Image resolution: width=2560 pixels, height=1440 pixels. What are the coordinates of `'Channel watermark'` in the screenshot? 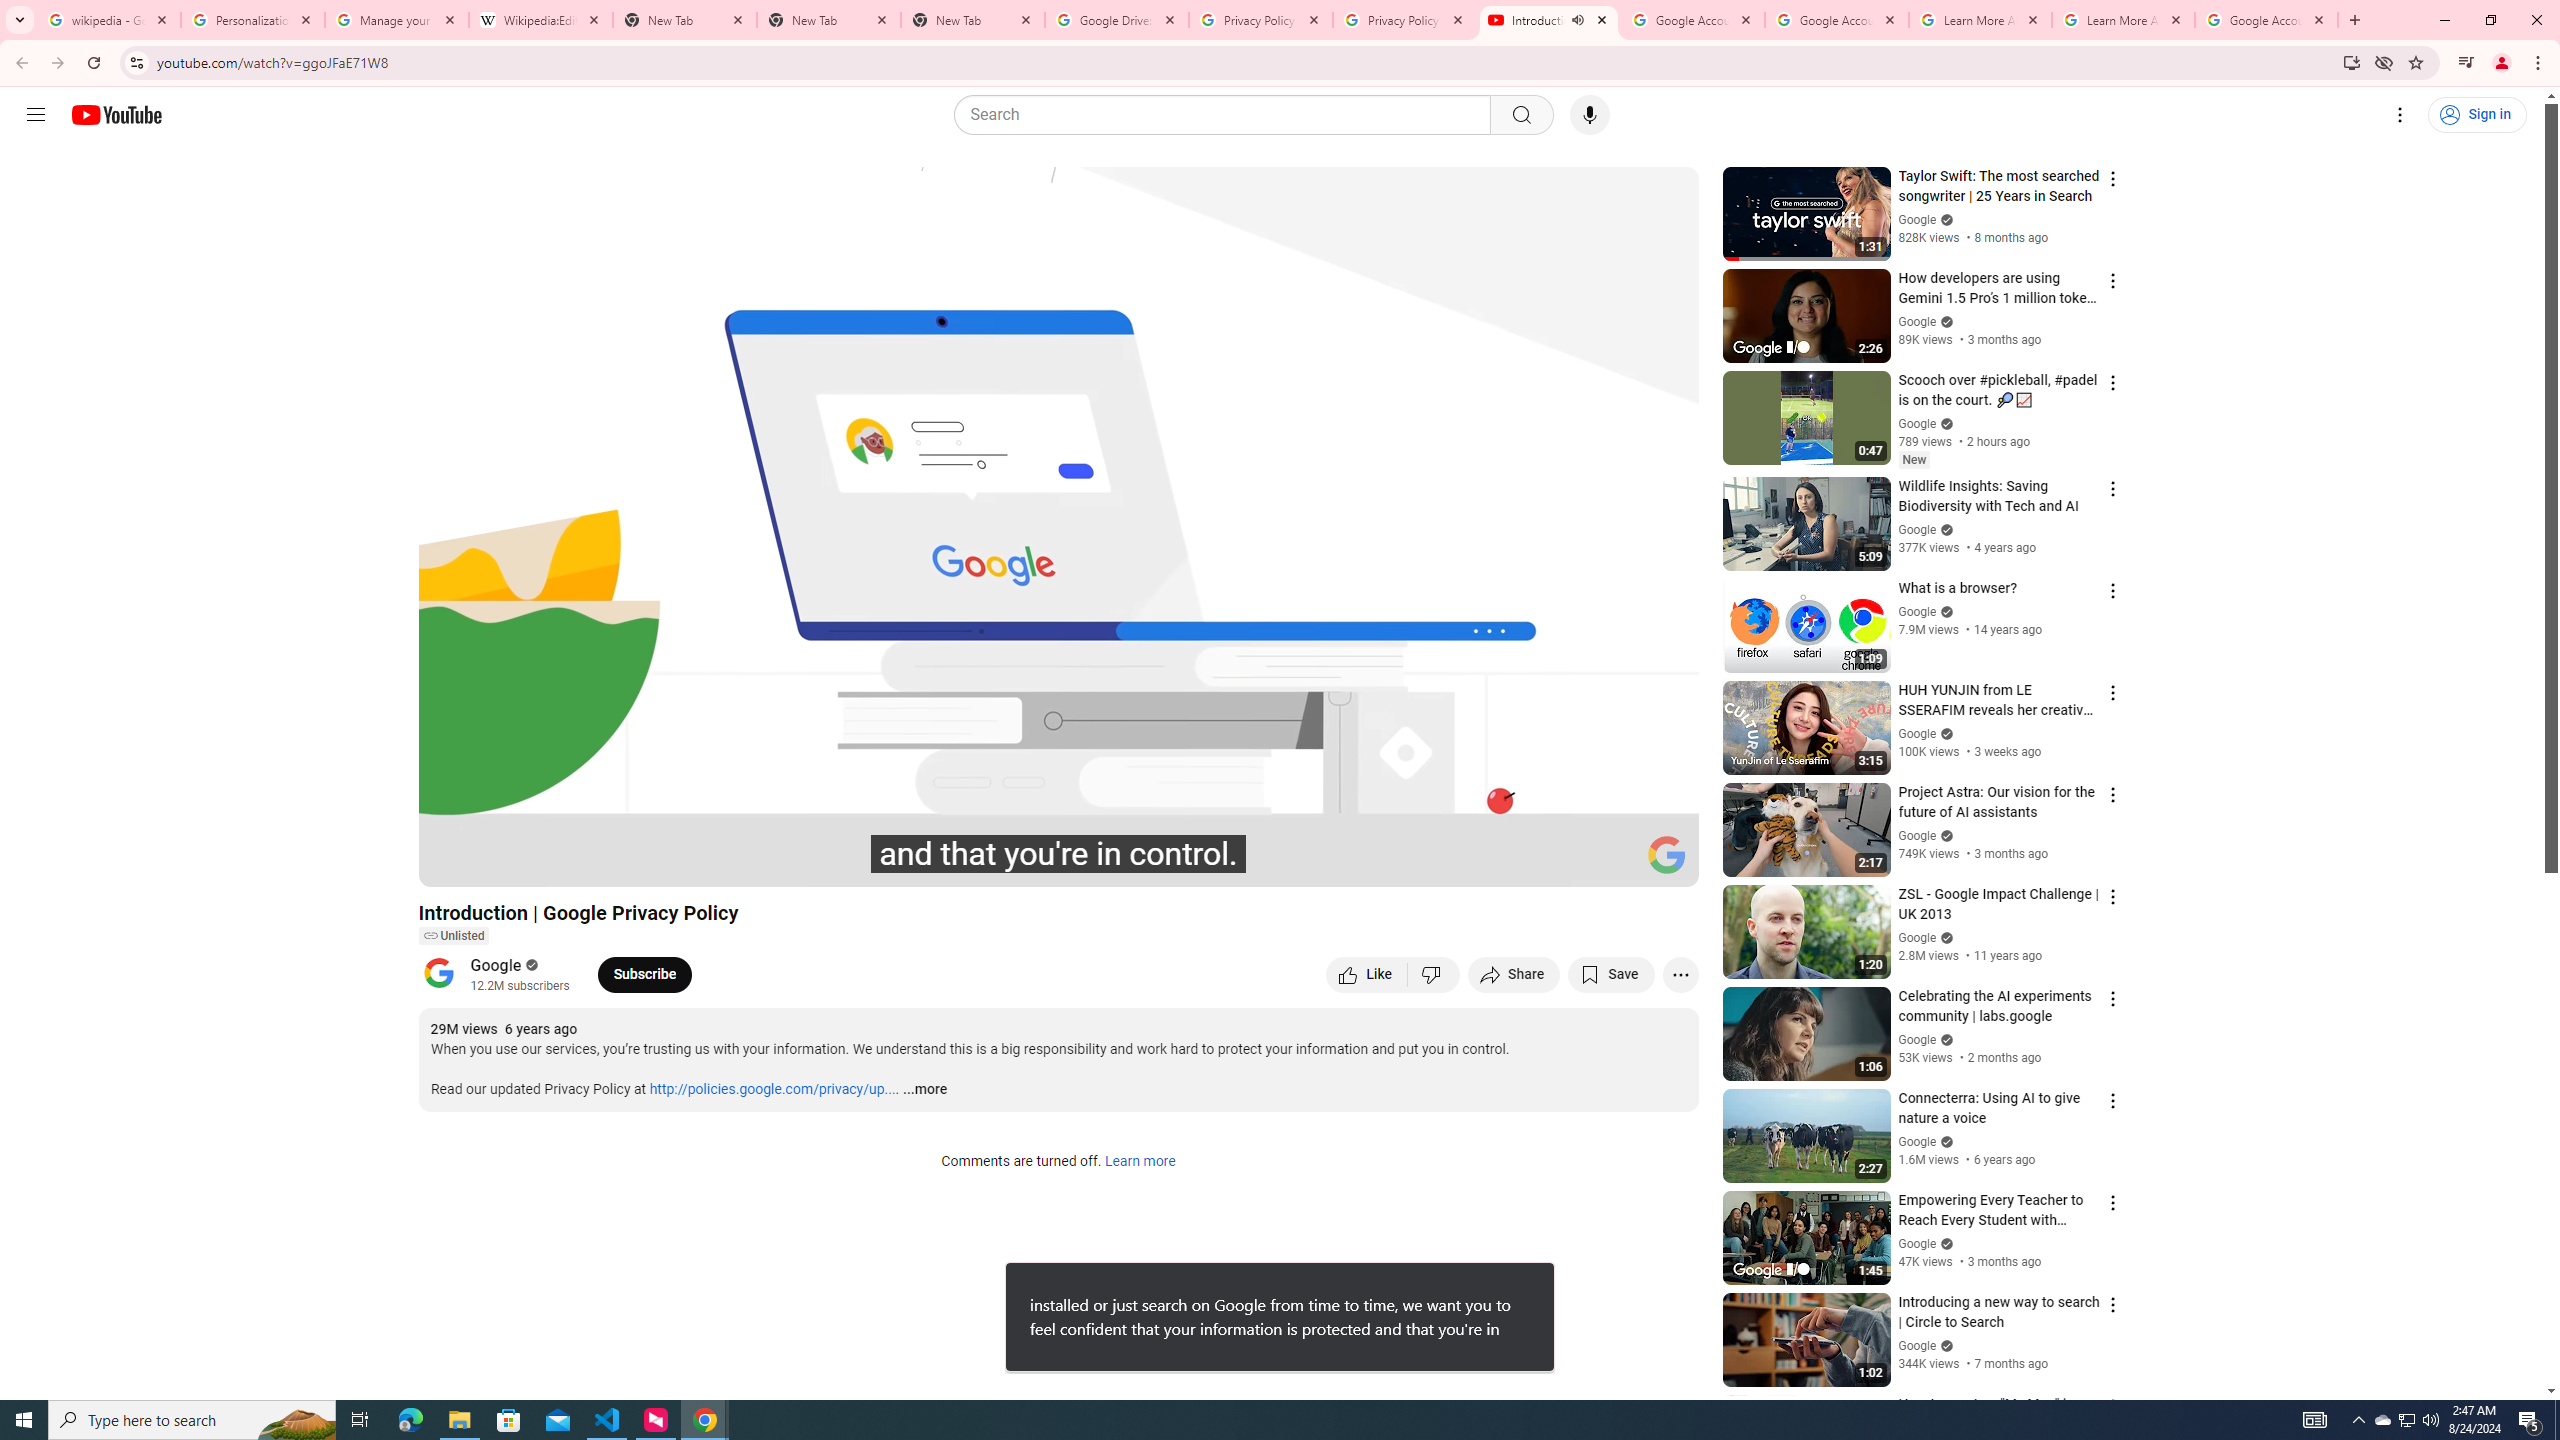 It's located at (1666, 854).